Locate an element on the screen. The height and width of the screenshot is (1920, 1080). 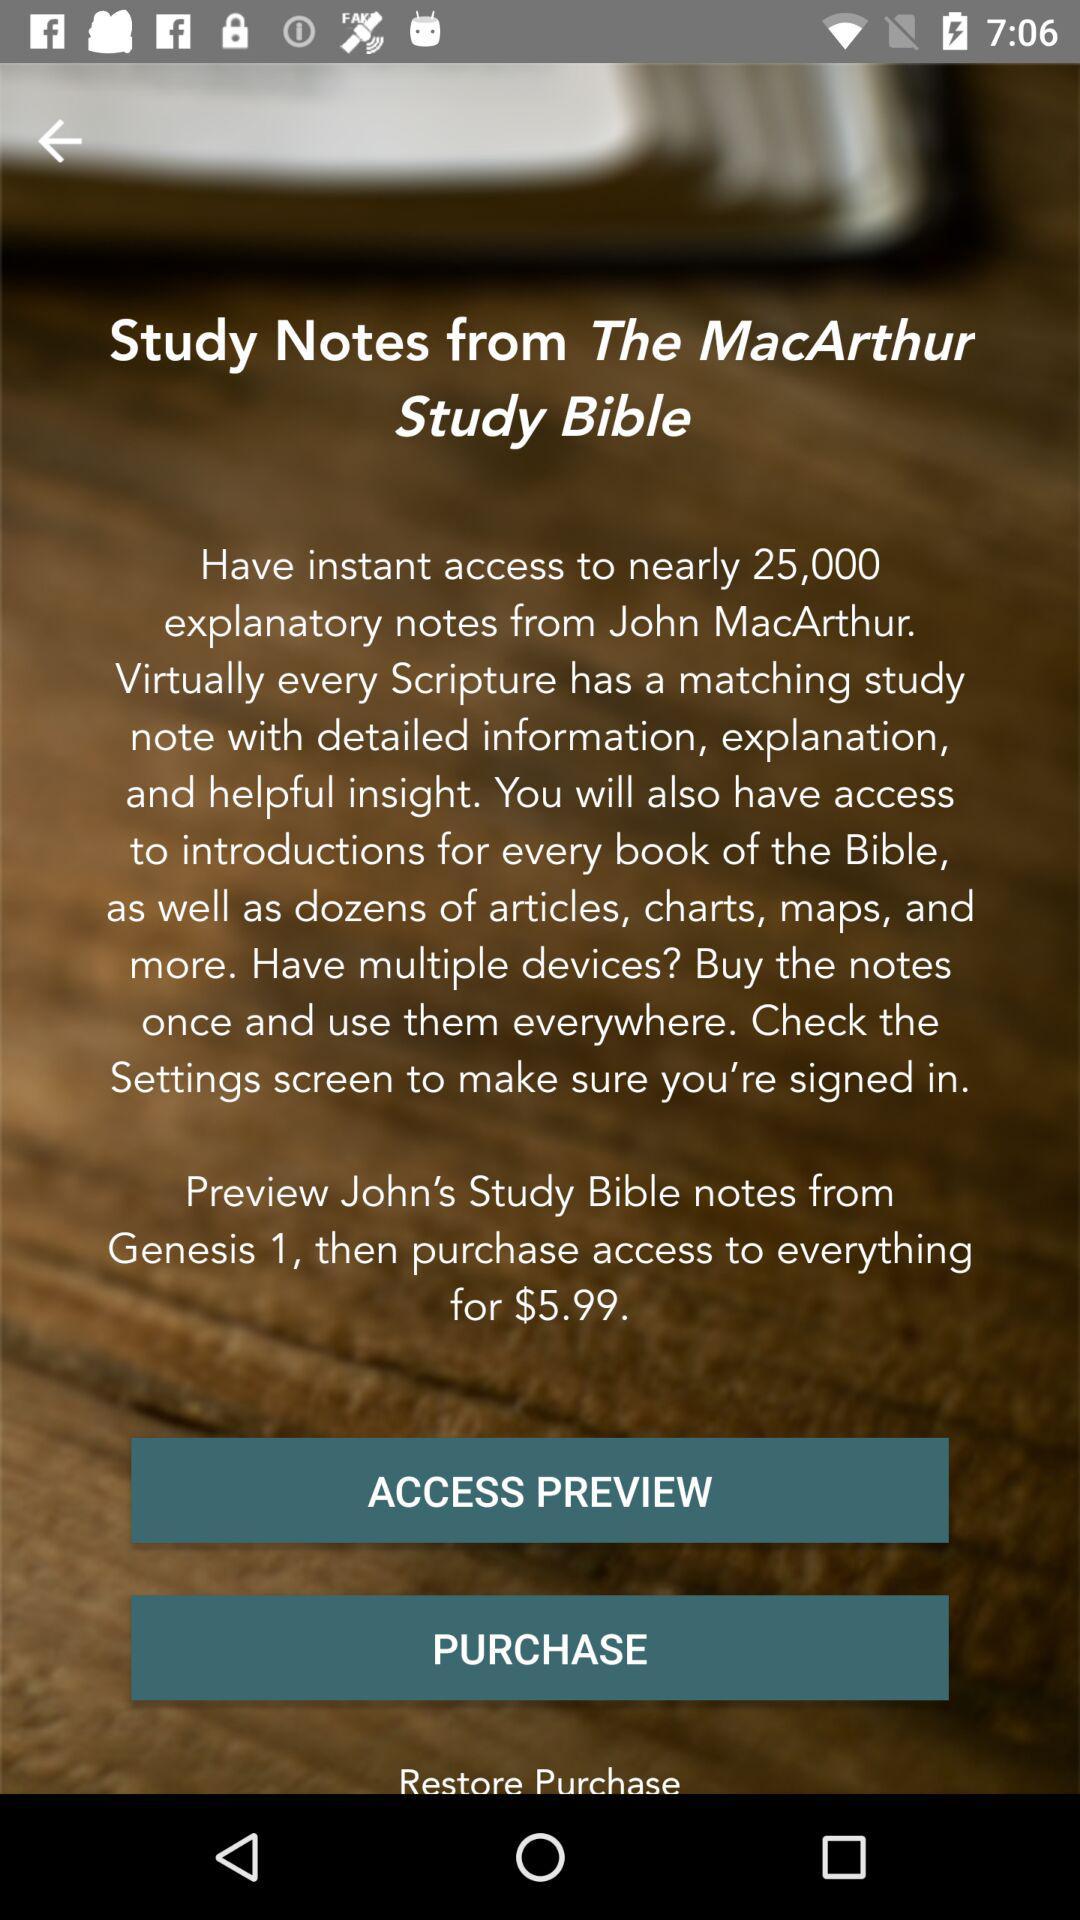
the icon below purchase is located at coordinates (538, 1773).